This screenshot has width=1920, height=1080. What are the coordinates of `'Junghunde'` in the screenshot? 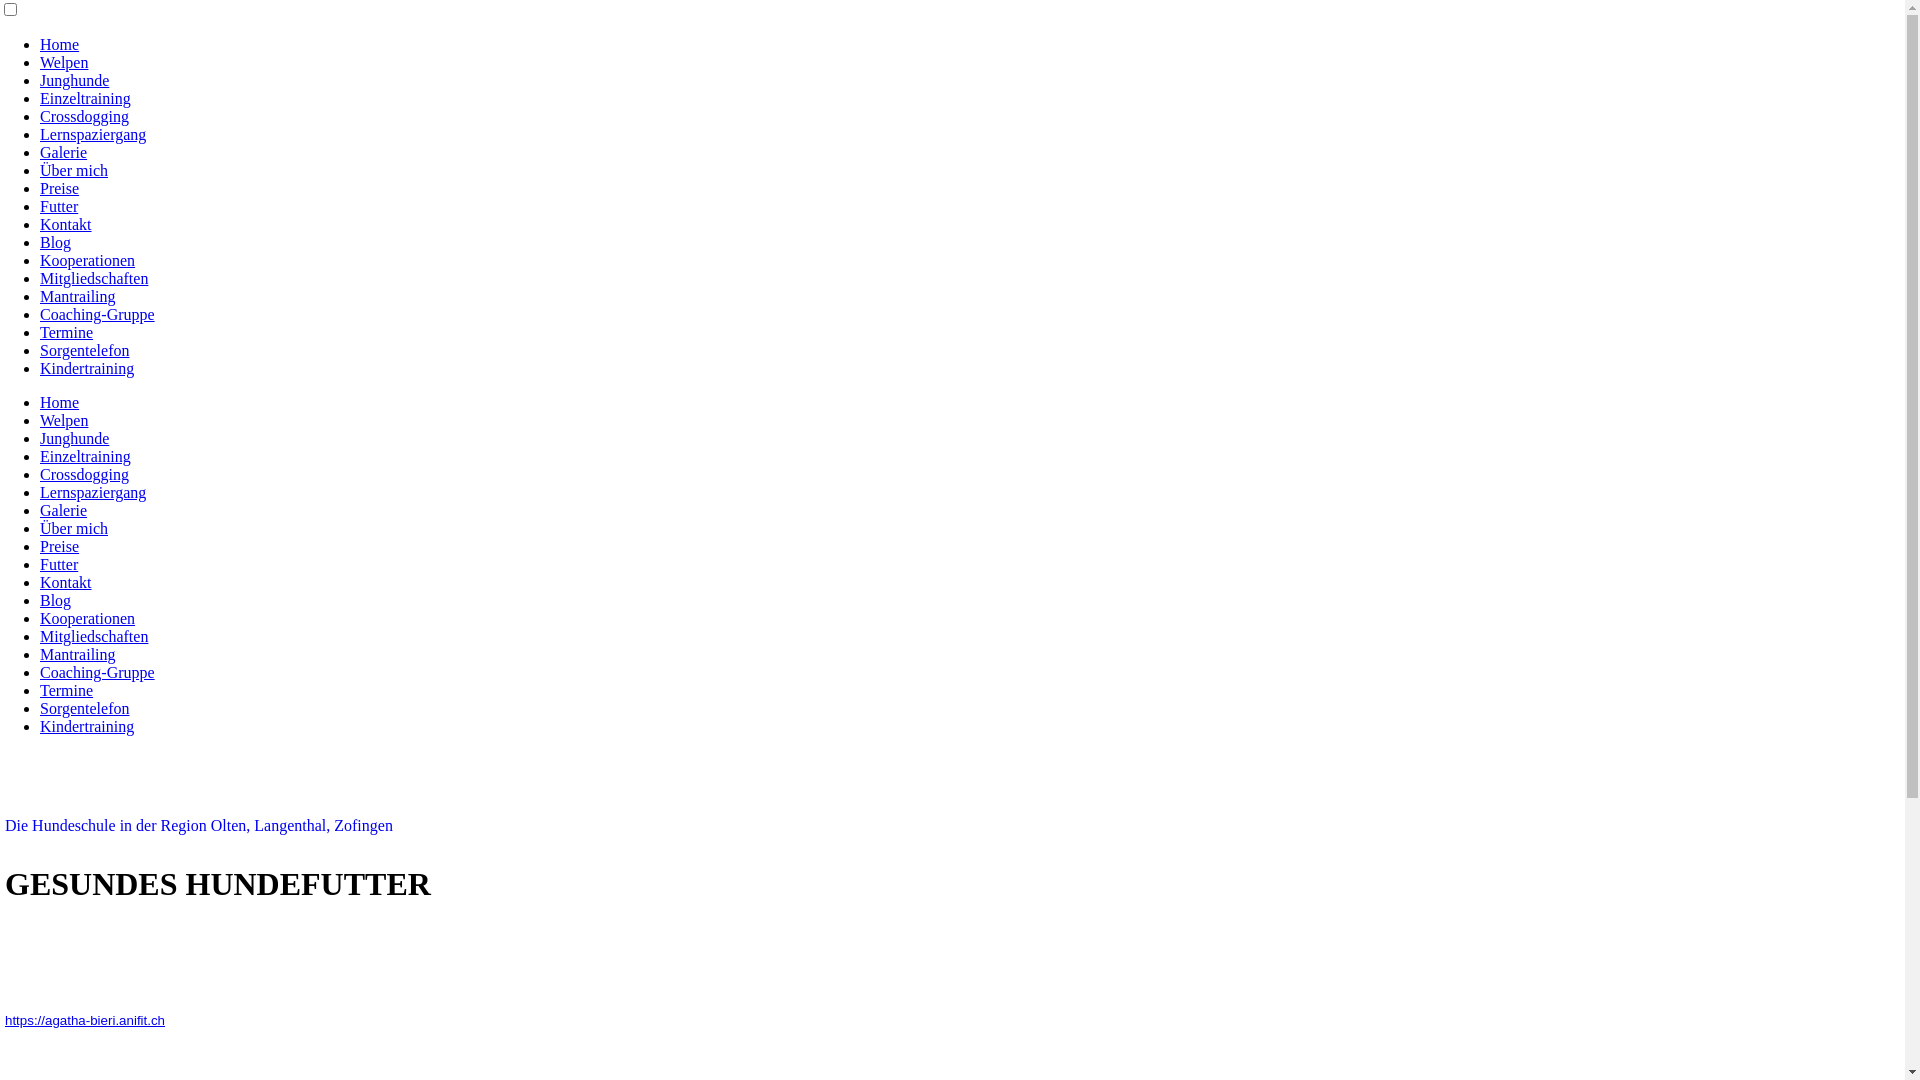 It's located at (74, 79).